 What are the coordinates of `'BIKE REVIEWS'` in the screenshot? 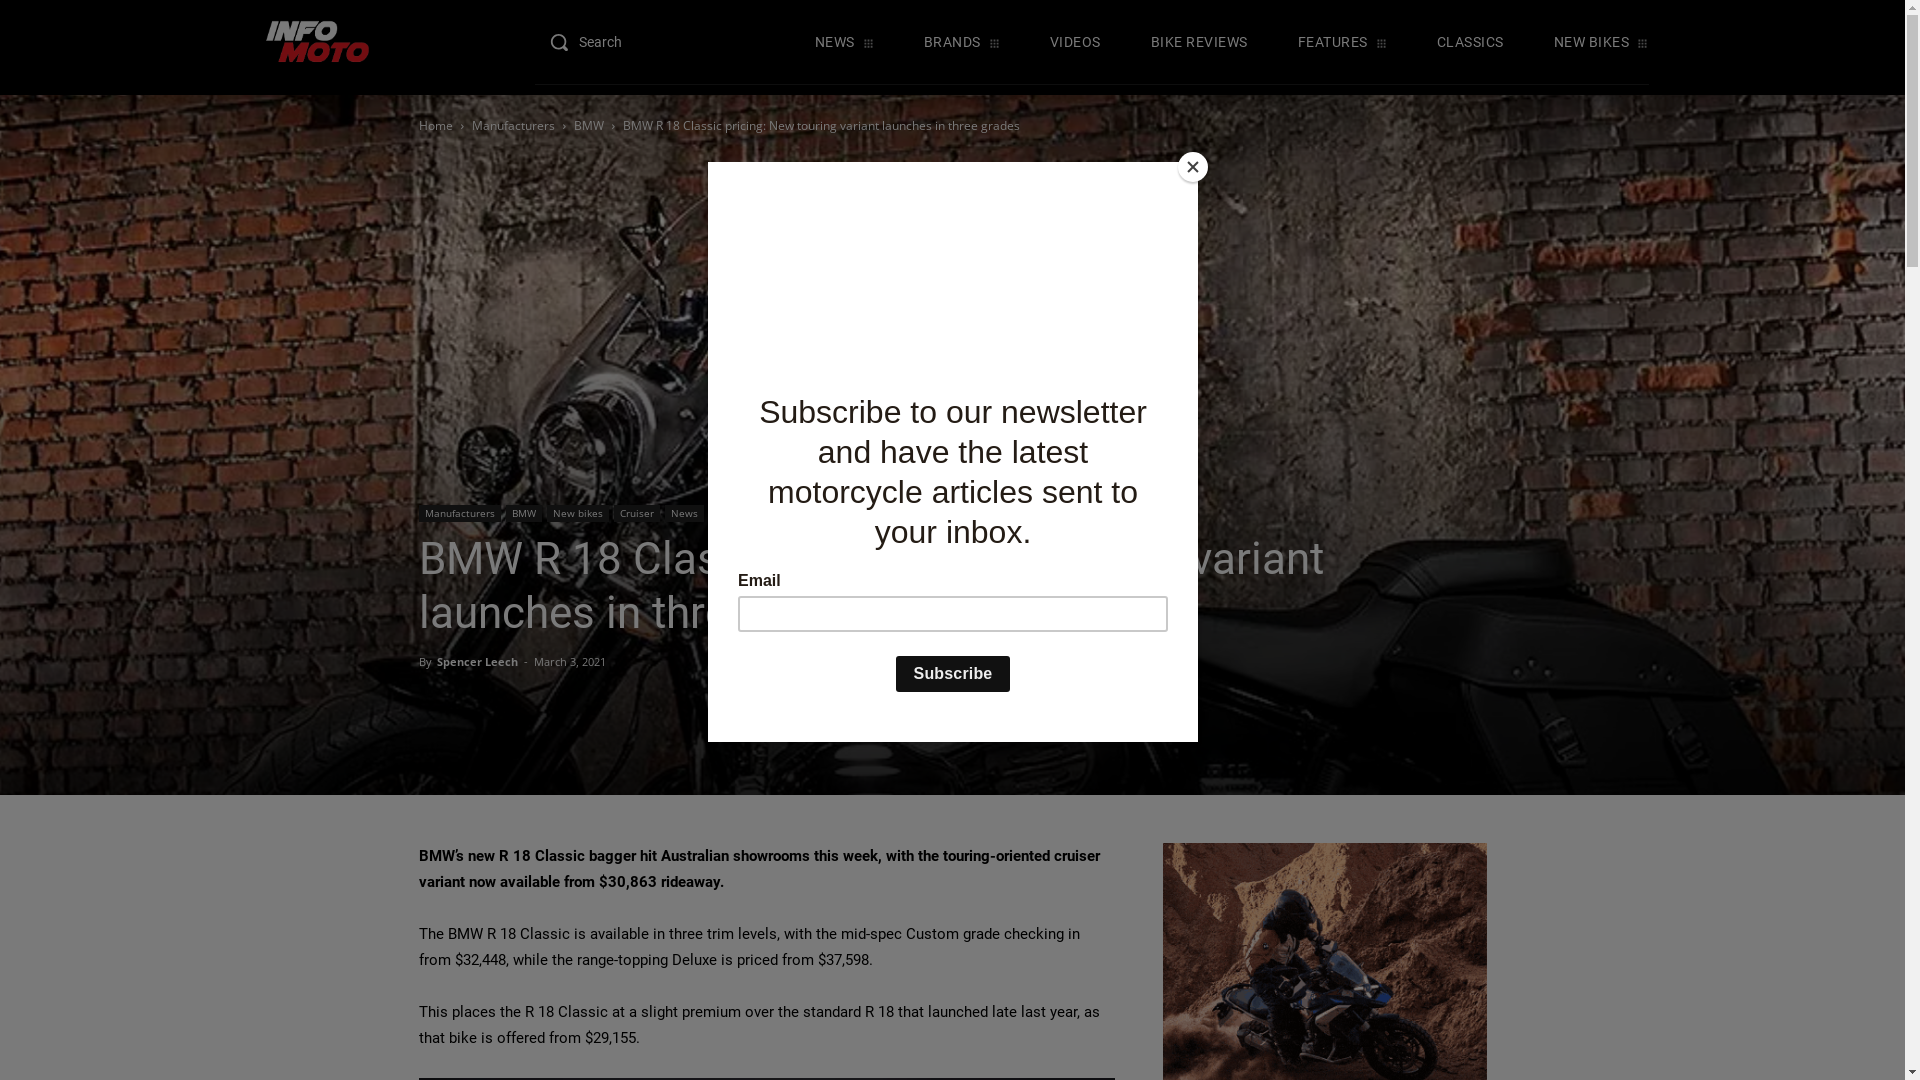 It's located at (1199, 42).